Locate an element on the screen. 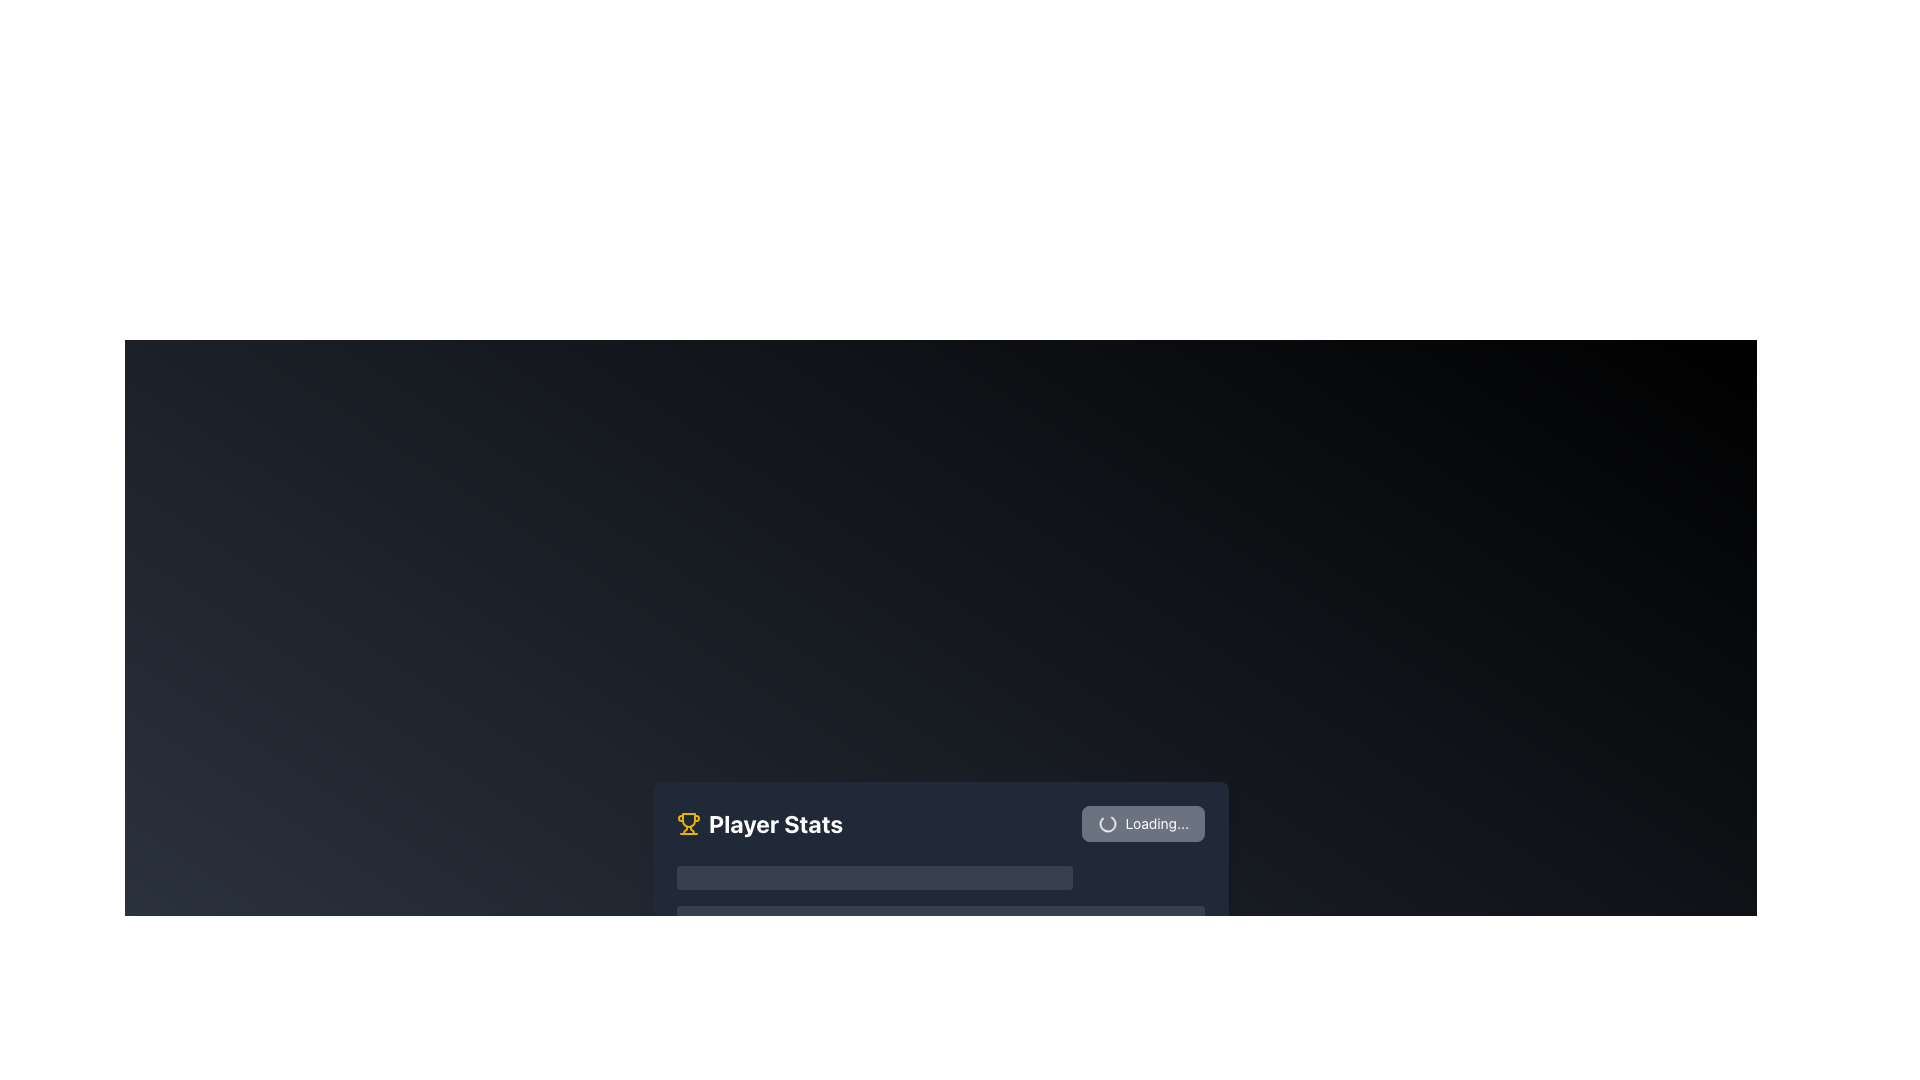 Image resolution: width=1920 pixels, height=1080 pixels. the loading bar indicator, which is a horizontal gray bar with rounded edges, located in the center-bottom area of the 'Player Stats' box is located at coordinates (939, 914).